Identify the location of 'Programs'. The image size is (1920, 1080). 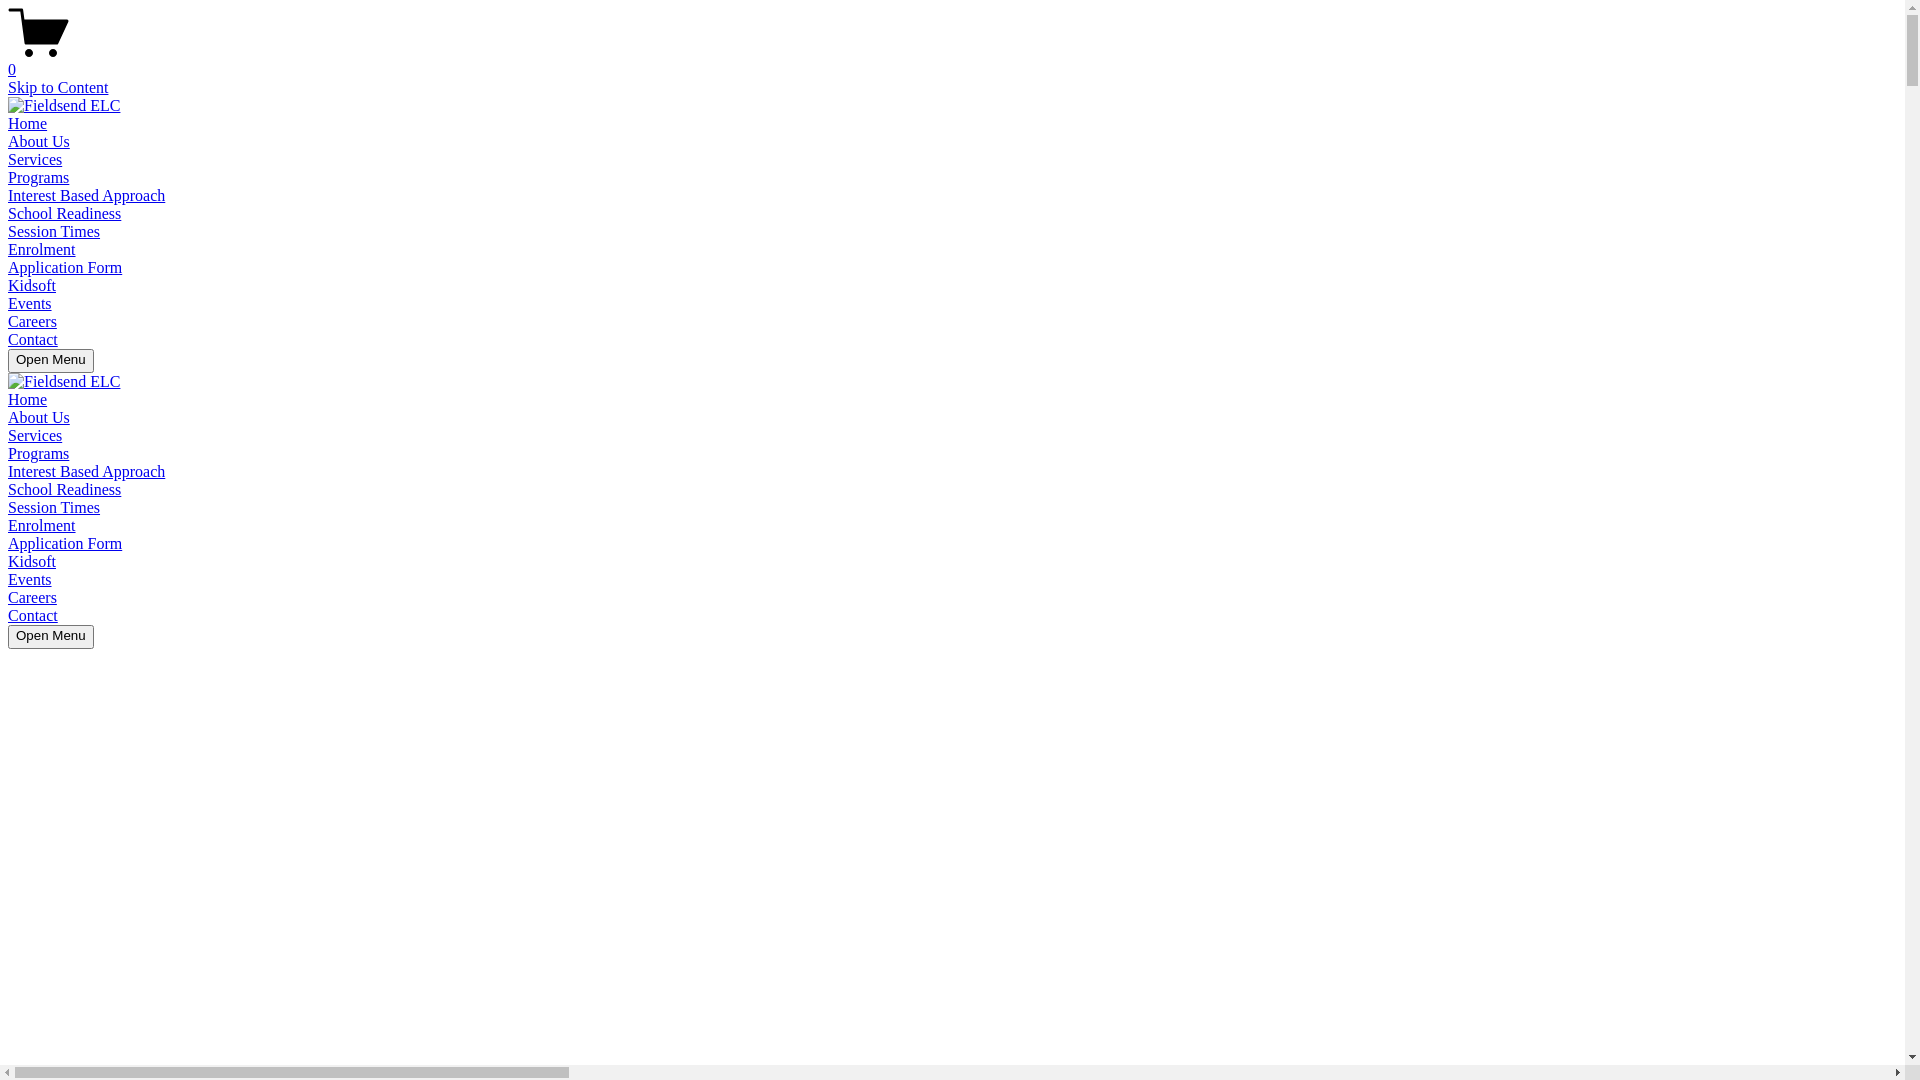
(38, 176).